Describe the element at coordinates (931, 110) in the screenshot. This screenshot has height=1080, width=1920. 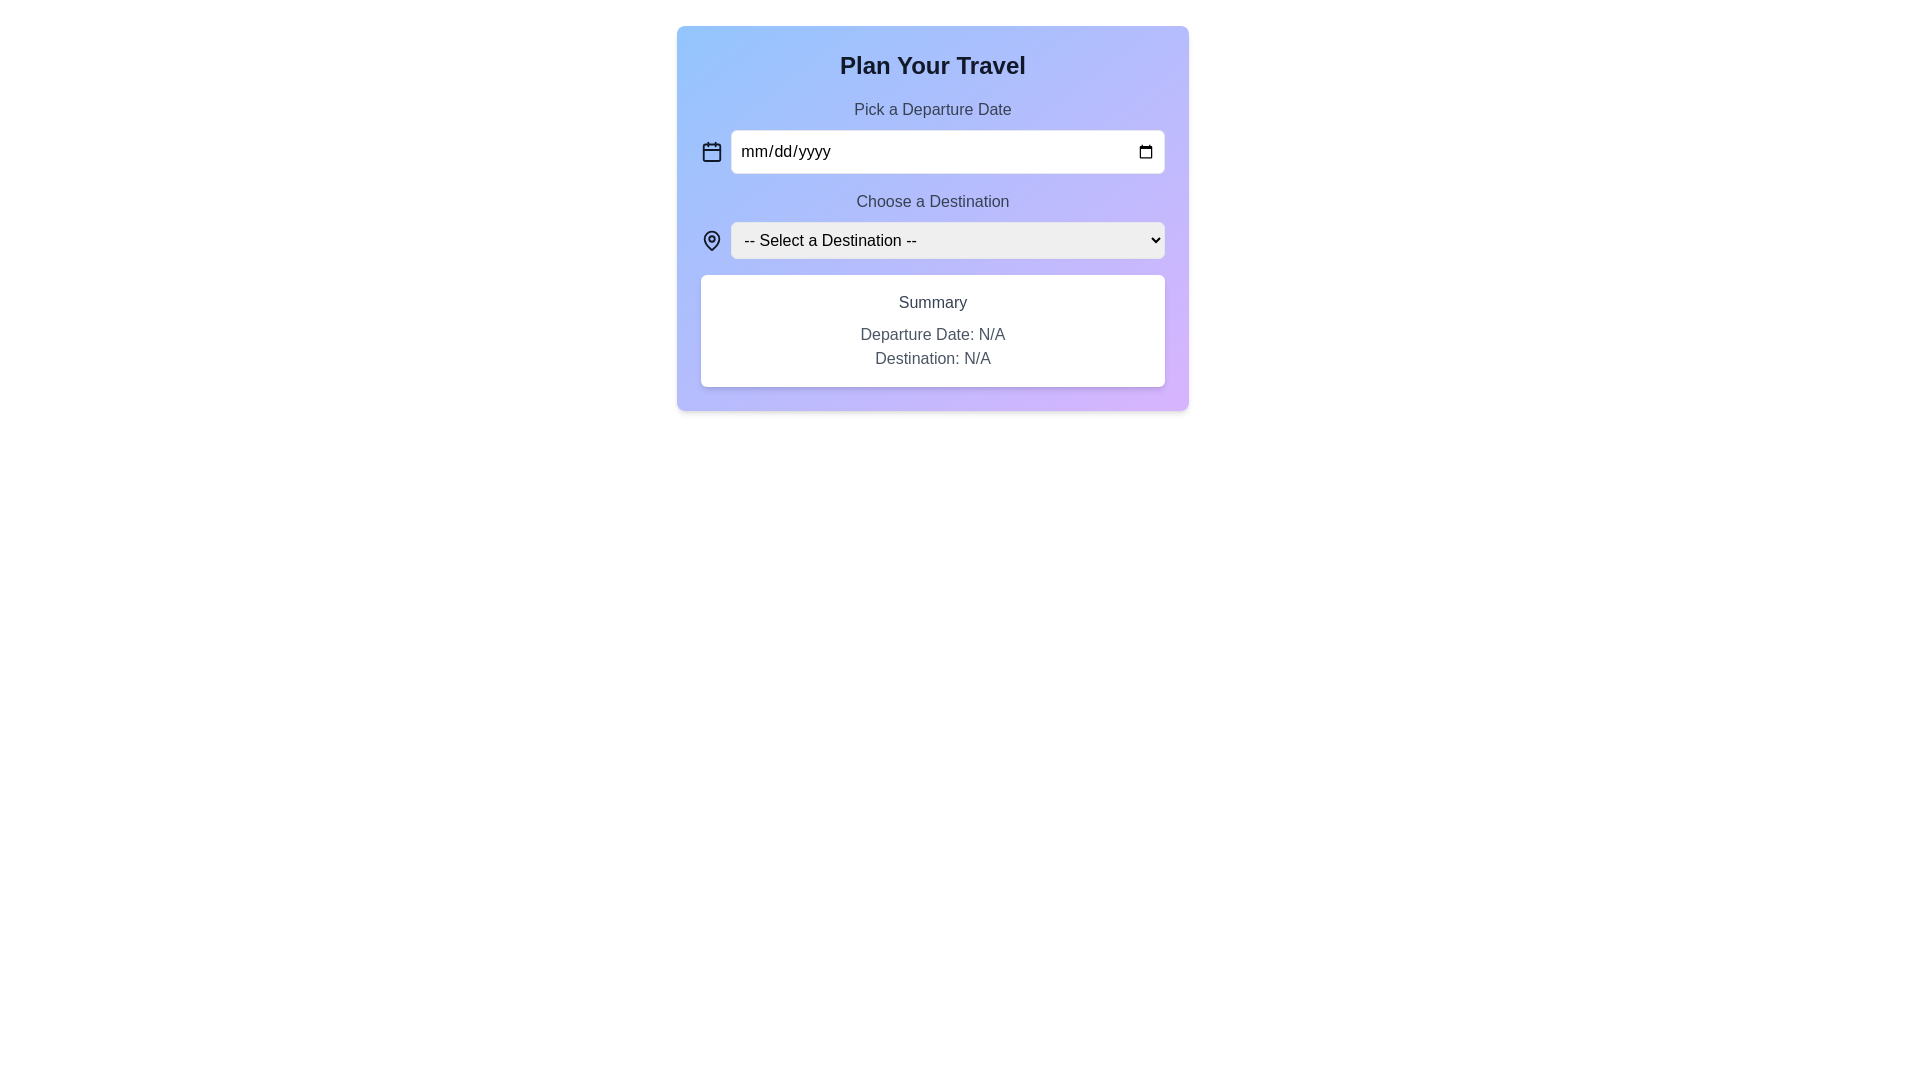
I see `the static text label that indicates the user needs to select a departure date, located at the top center of the 'Plan Your Travel' form` at that location.